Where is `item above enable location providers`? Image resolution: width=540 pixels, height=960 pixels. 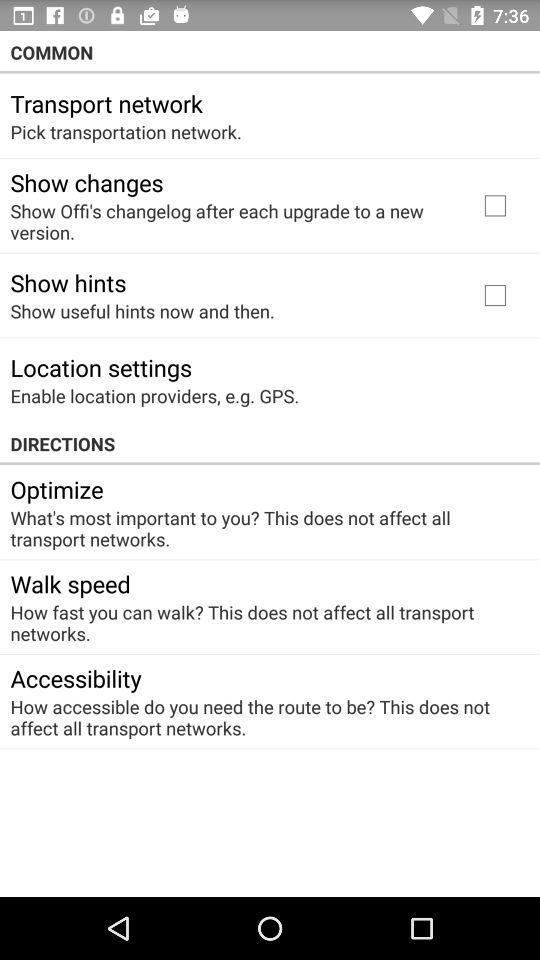
item above enable location providers is located at coordinates (100, 366).